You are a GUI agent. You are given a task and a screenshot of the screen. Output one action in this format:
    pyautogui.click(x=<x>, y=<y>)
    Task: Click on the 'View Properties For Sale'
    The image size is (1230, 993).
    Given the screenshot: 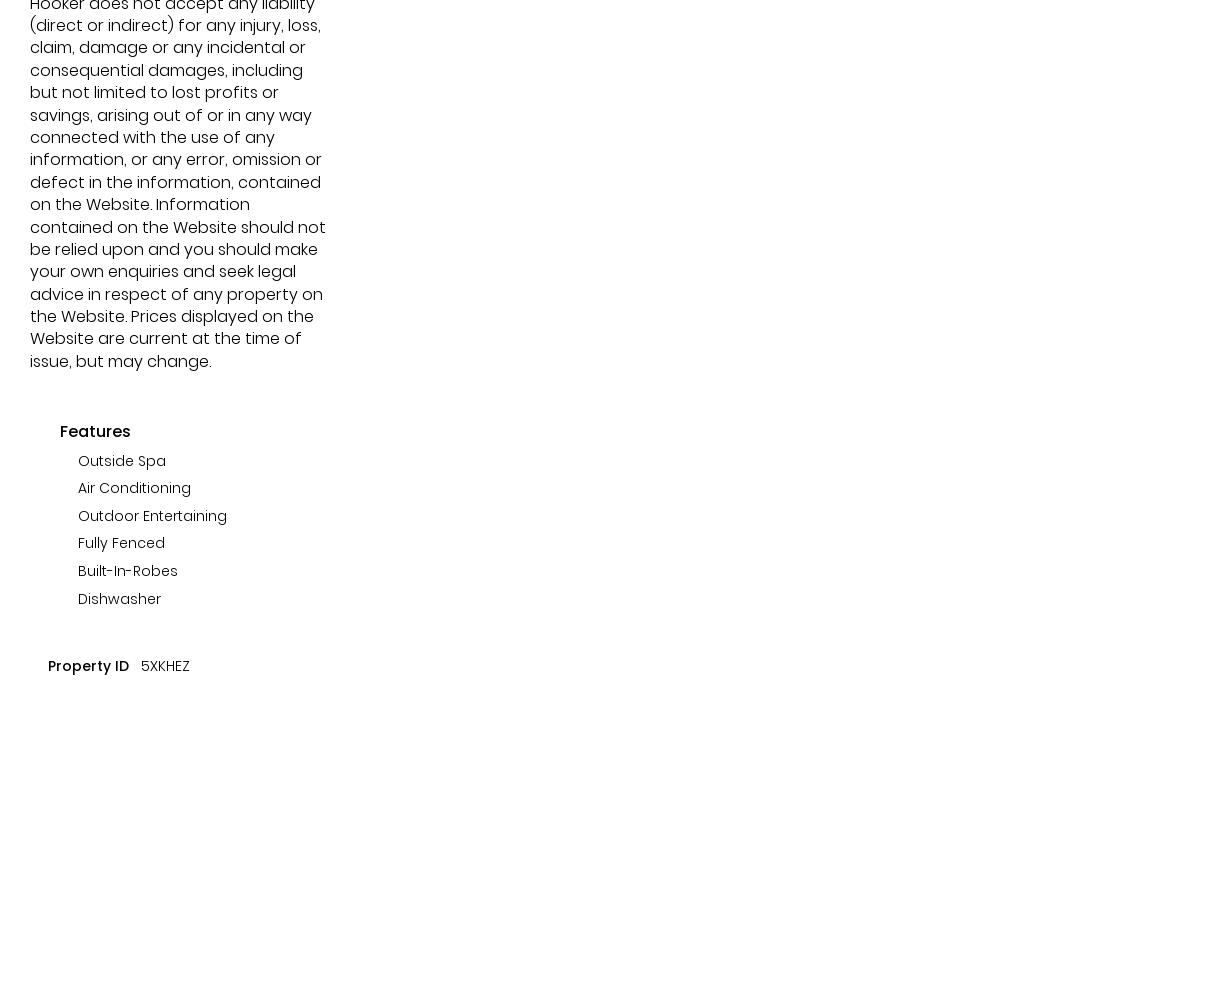 What is the action you would take?
    pyautogui.click(x=179, y=58)
    